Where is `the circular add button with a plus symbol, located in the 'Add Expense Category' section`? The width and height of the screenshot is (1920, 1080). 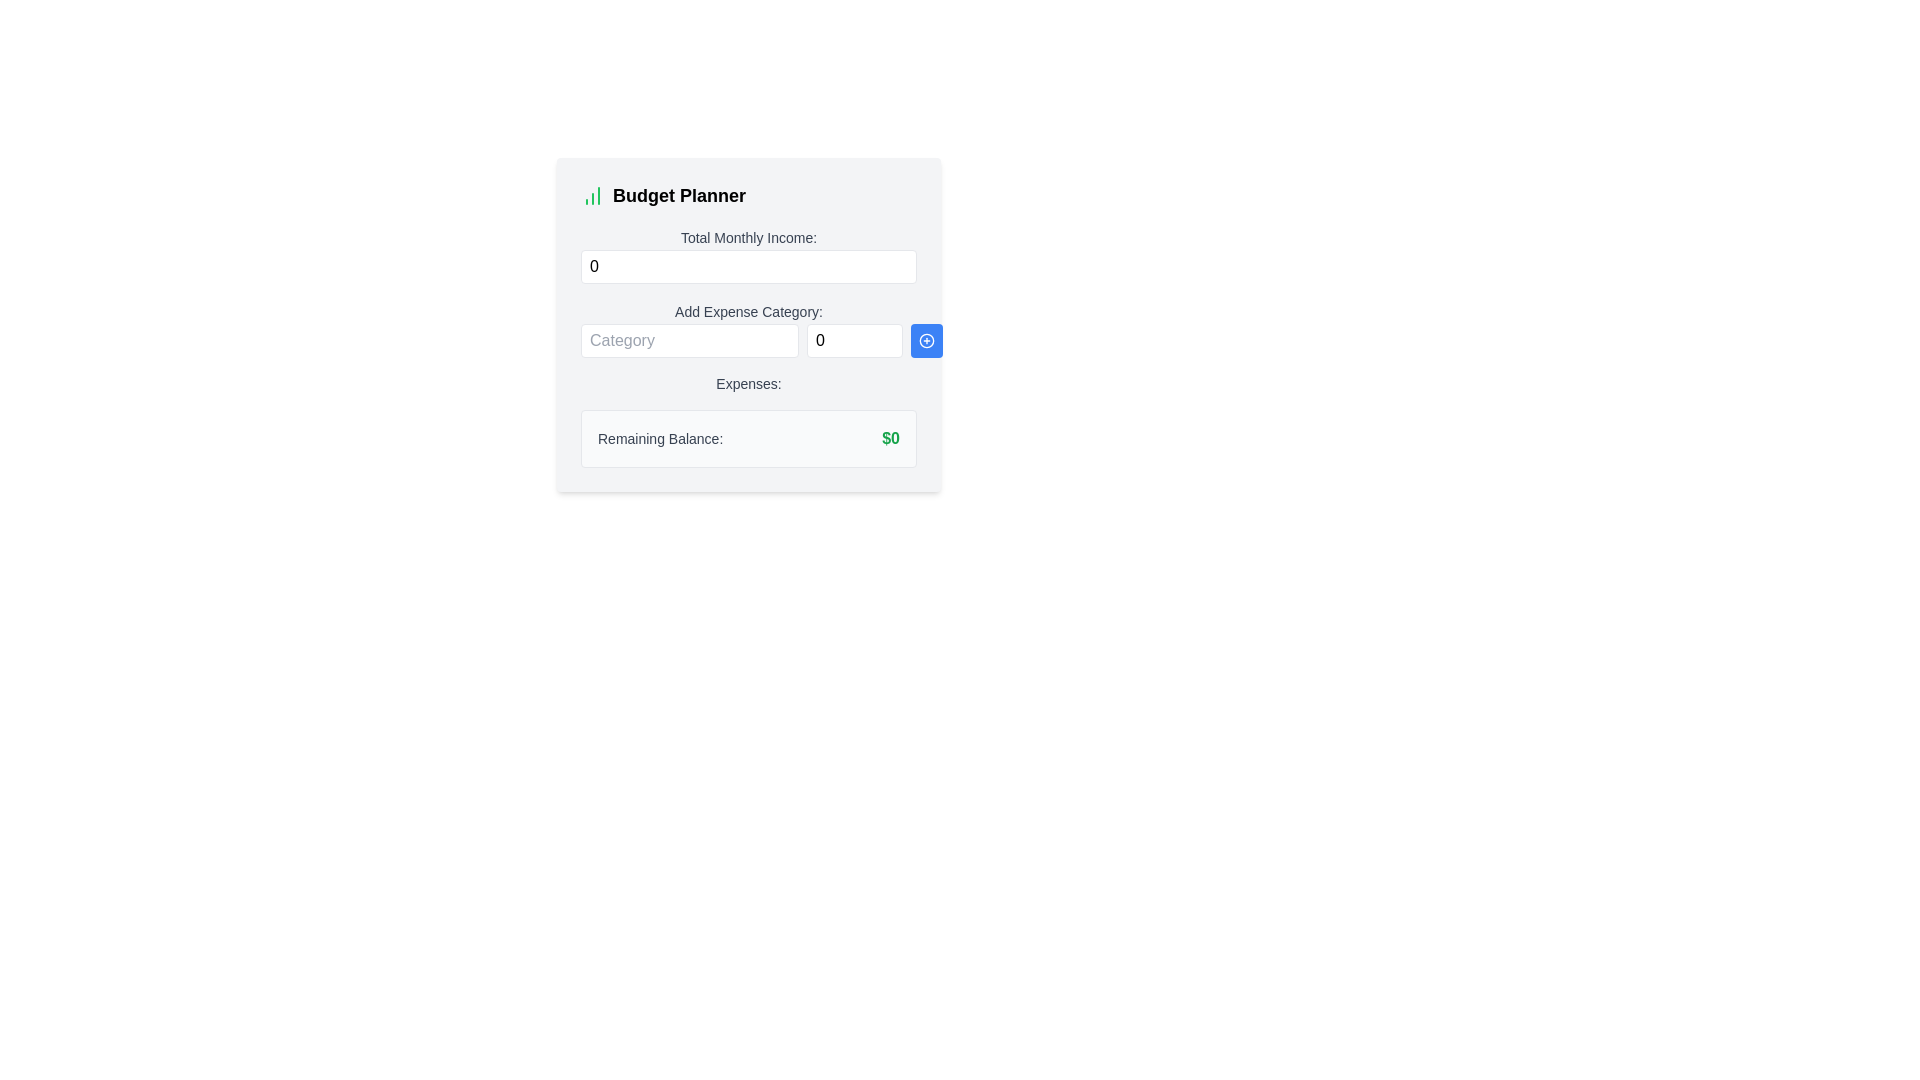 the circular add button with a plus symbol, located in the 'Add Expense Category' section is located at coordinates (925, 339).